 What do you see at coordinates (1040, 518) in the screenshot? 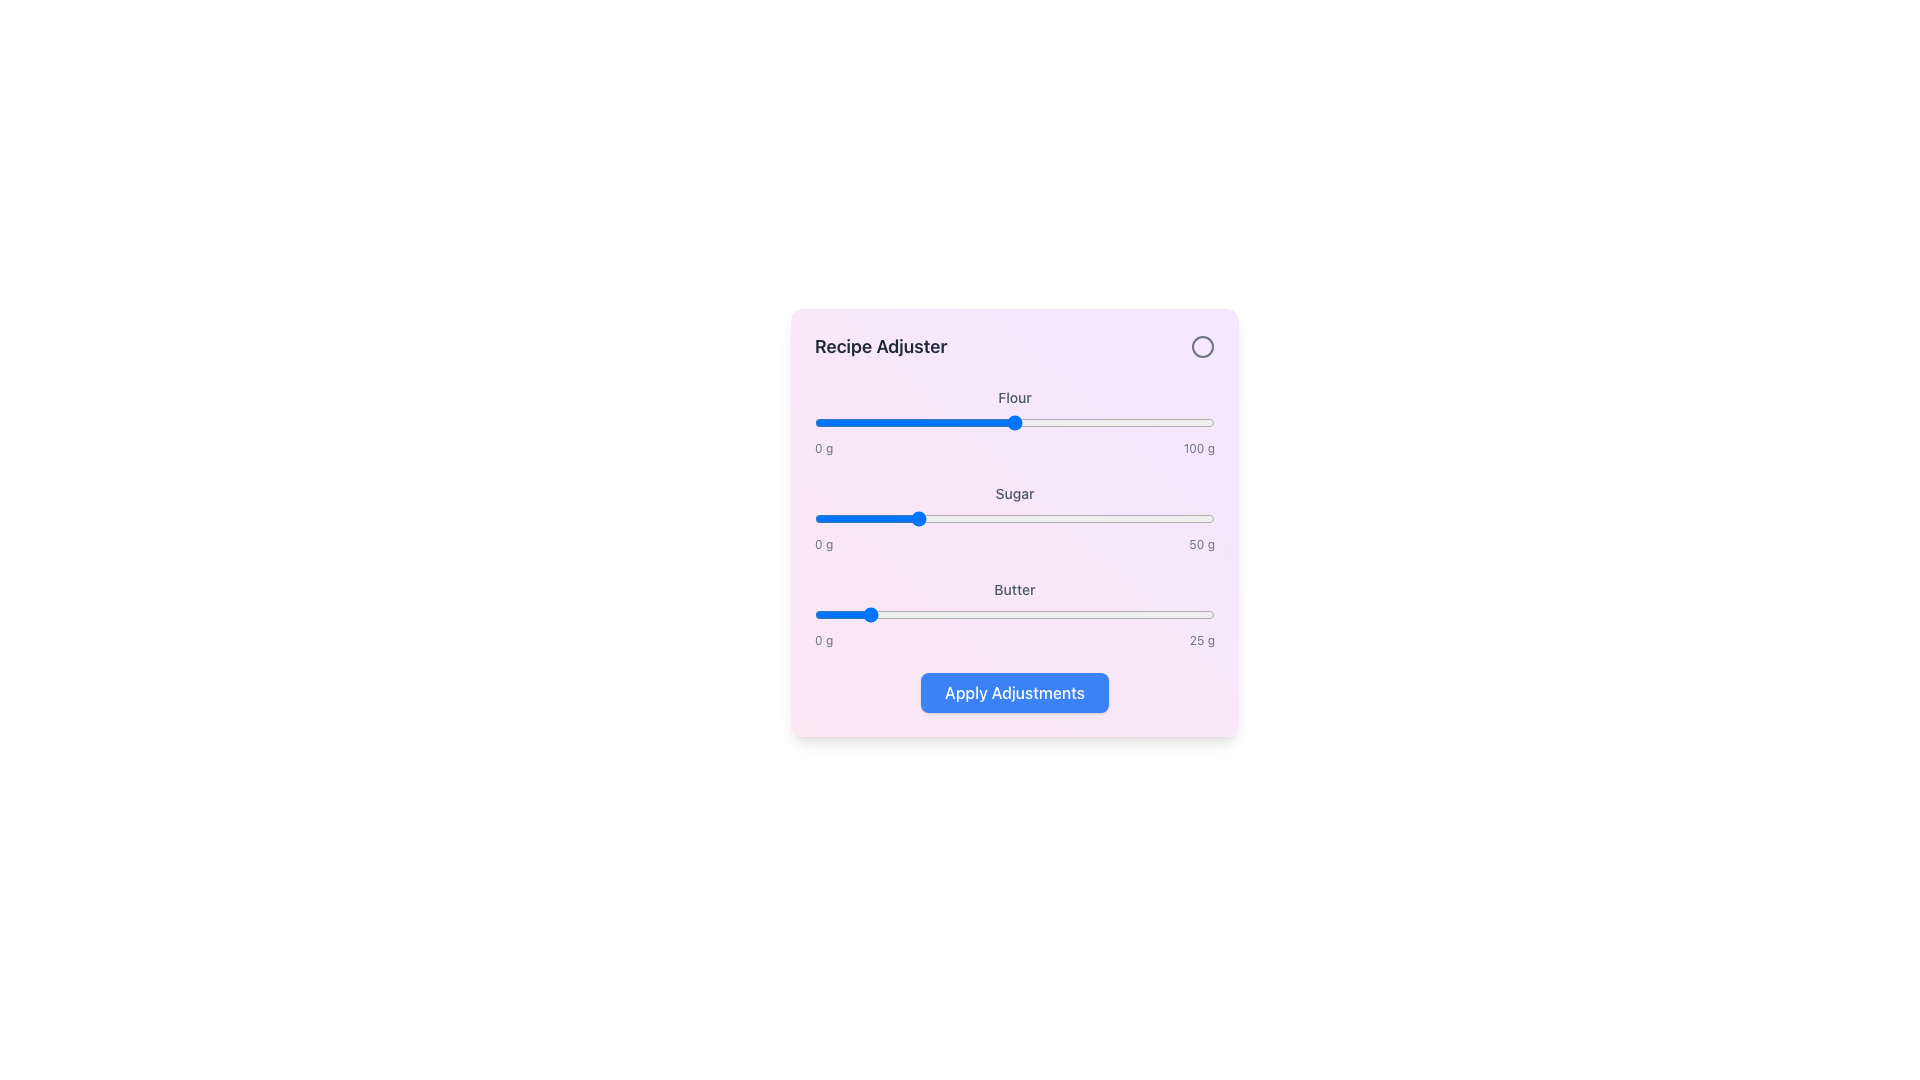
I see `sugar slider` at bounding box center [1040, 518].